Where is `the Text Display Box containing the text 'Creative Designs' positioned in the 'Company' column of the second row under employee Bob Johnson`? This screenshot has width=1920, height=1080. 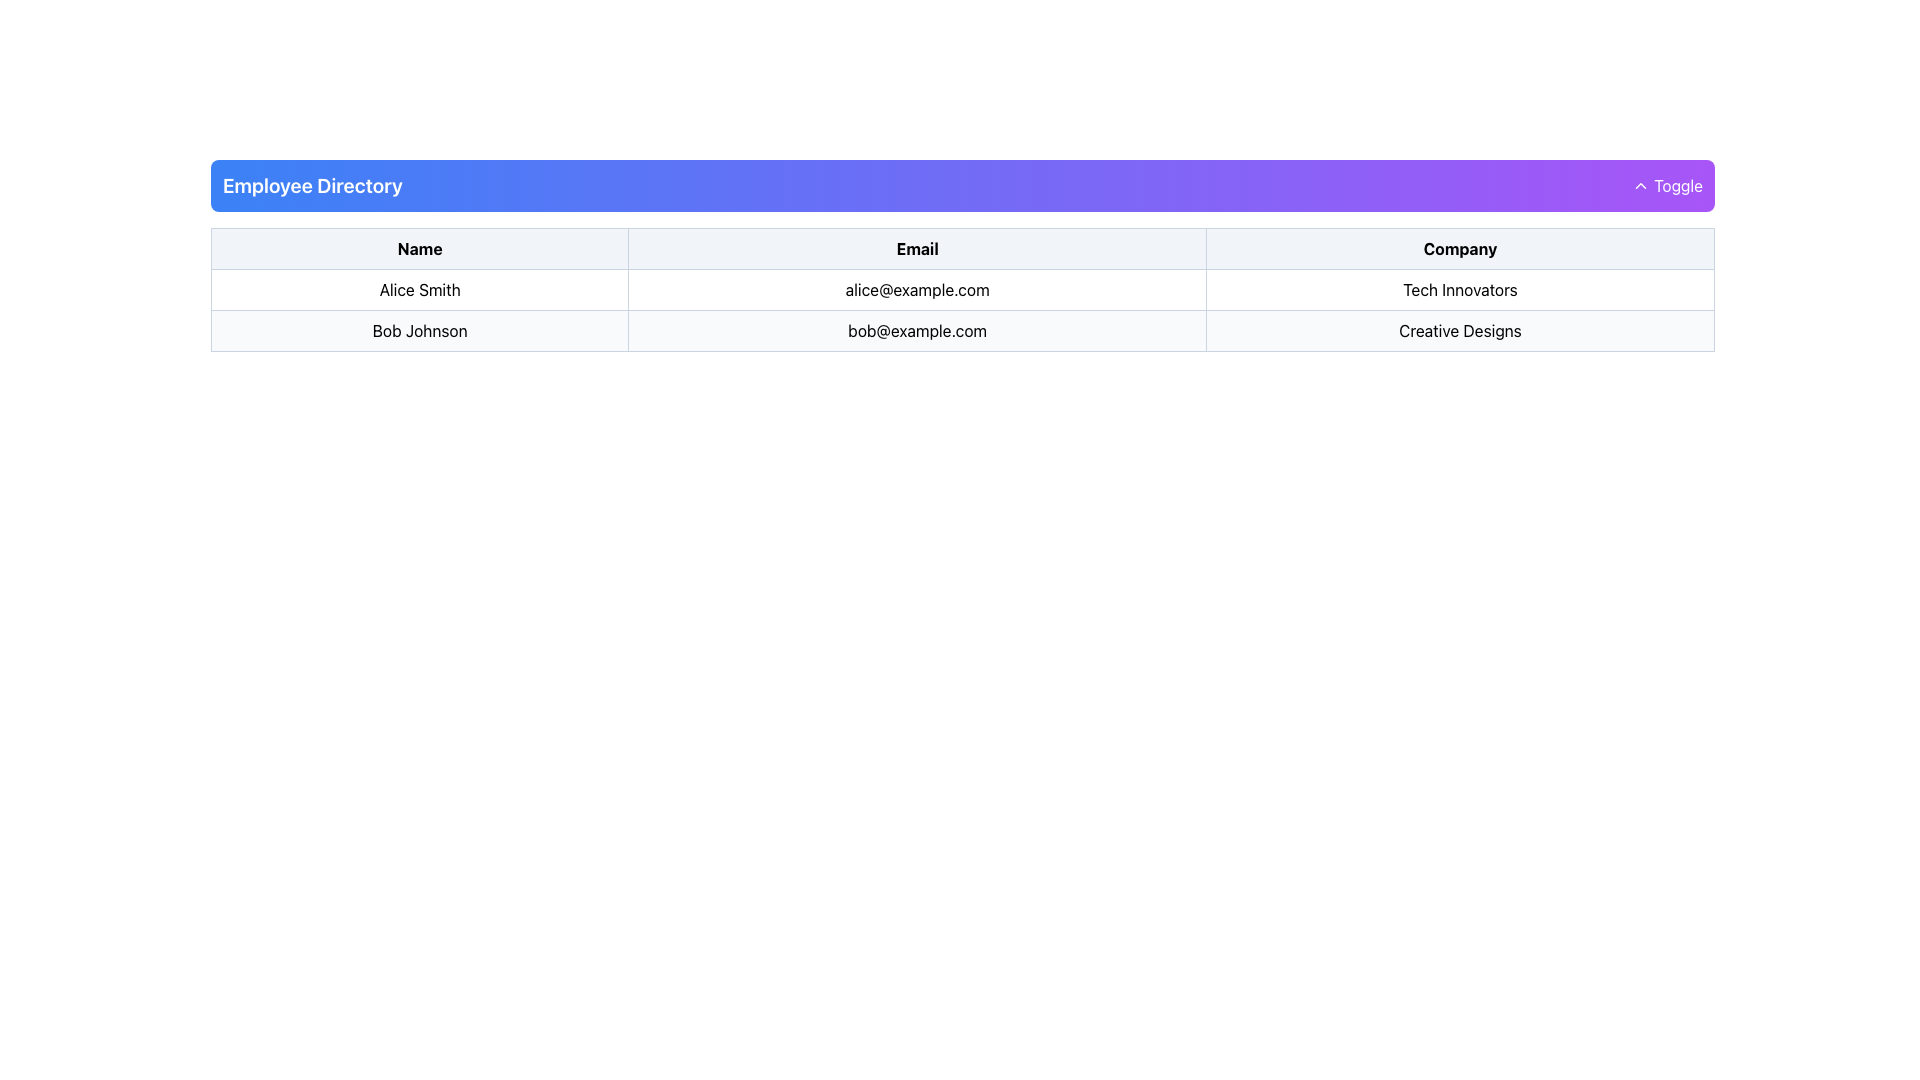 the Text Display Box containing the text 'Creative Designs' positioned in the 'Company' column of the second row under employee Bob Johnson is located at coordinates (1460, 330).